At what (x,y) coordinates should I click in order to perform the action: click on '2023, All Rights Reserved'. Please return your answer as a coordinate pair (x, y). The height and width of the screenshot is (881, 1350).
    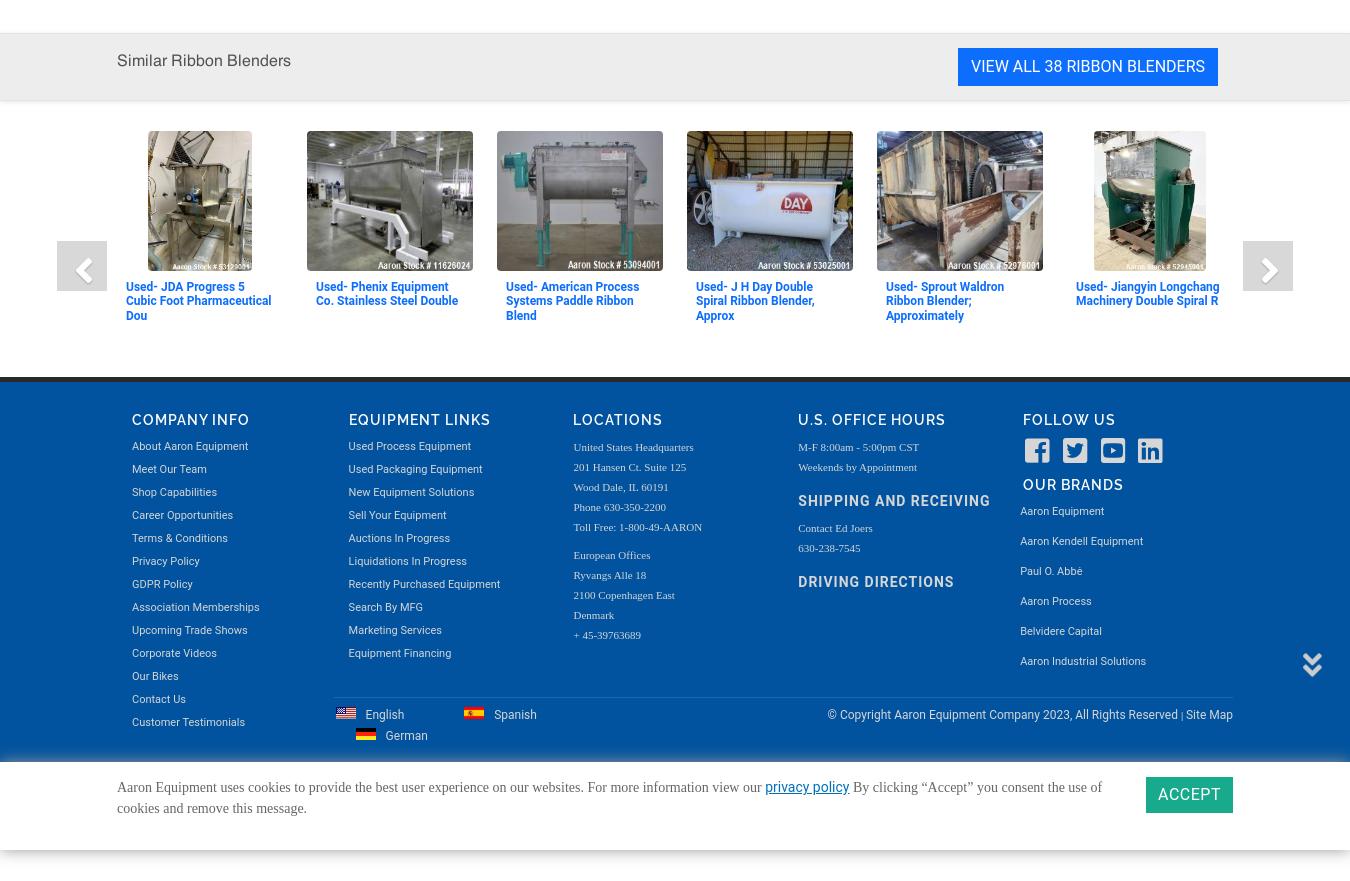
    Looking at the image, I should click on (1111, 101).